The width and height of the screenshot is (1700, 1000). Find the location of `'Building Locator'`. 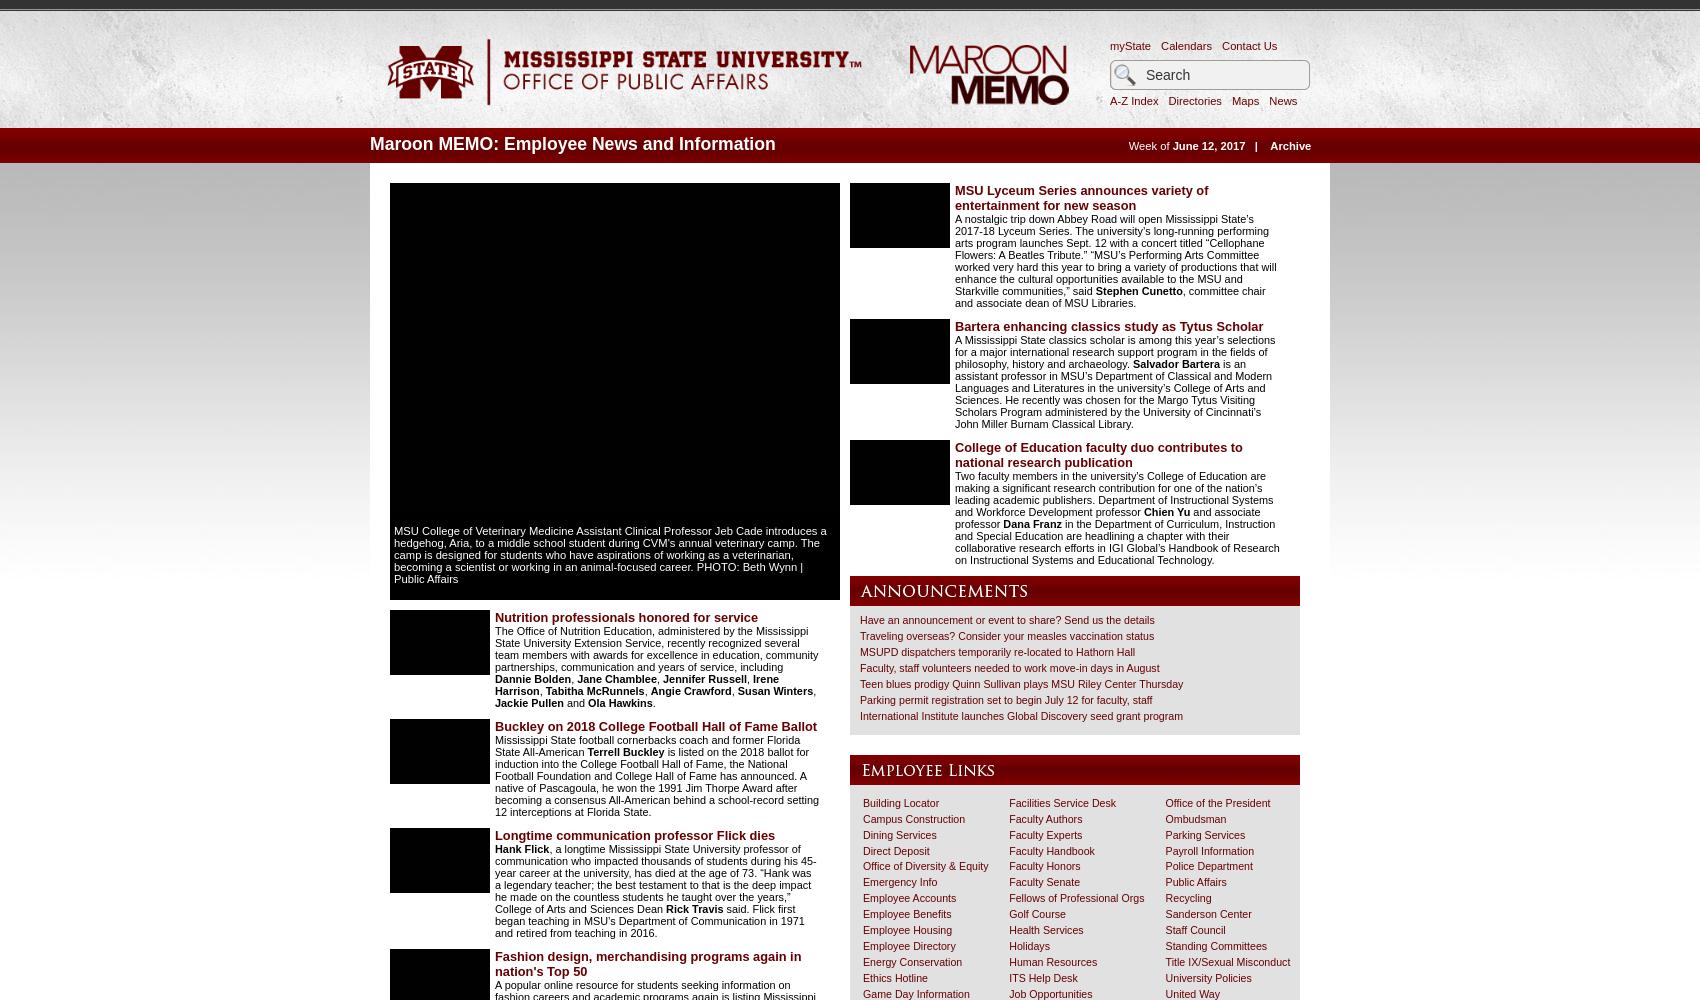

'Building Locator' is located at coordinates (901, 802).